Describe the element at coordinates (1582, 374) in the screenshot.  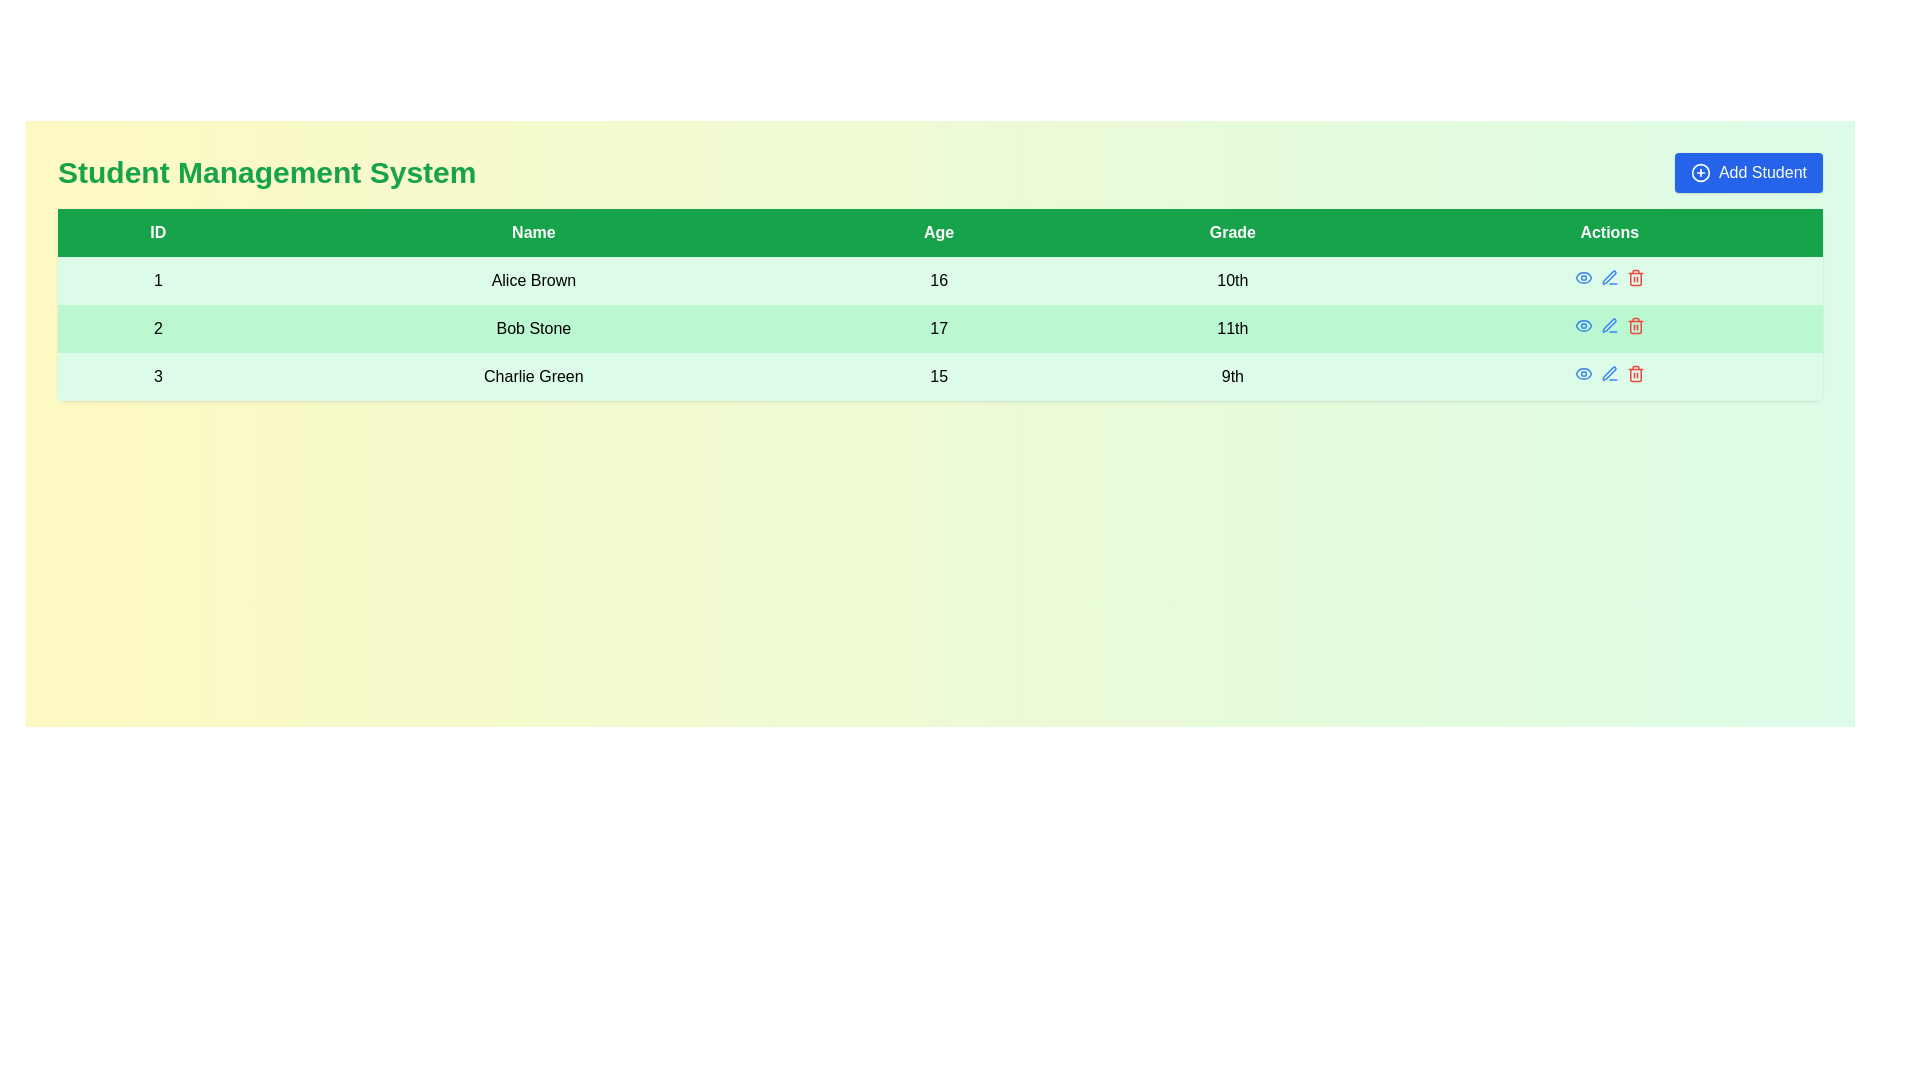
I see `the 'view' icon within the Actions column for the student named 'Charlie Green' in the third row of the table` at that location.